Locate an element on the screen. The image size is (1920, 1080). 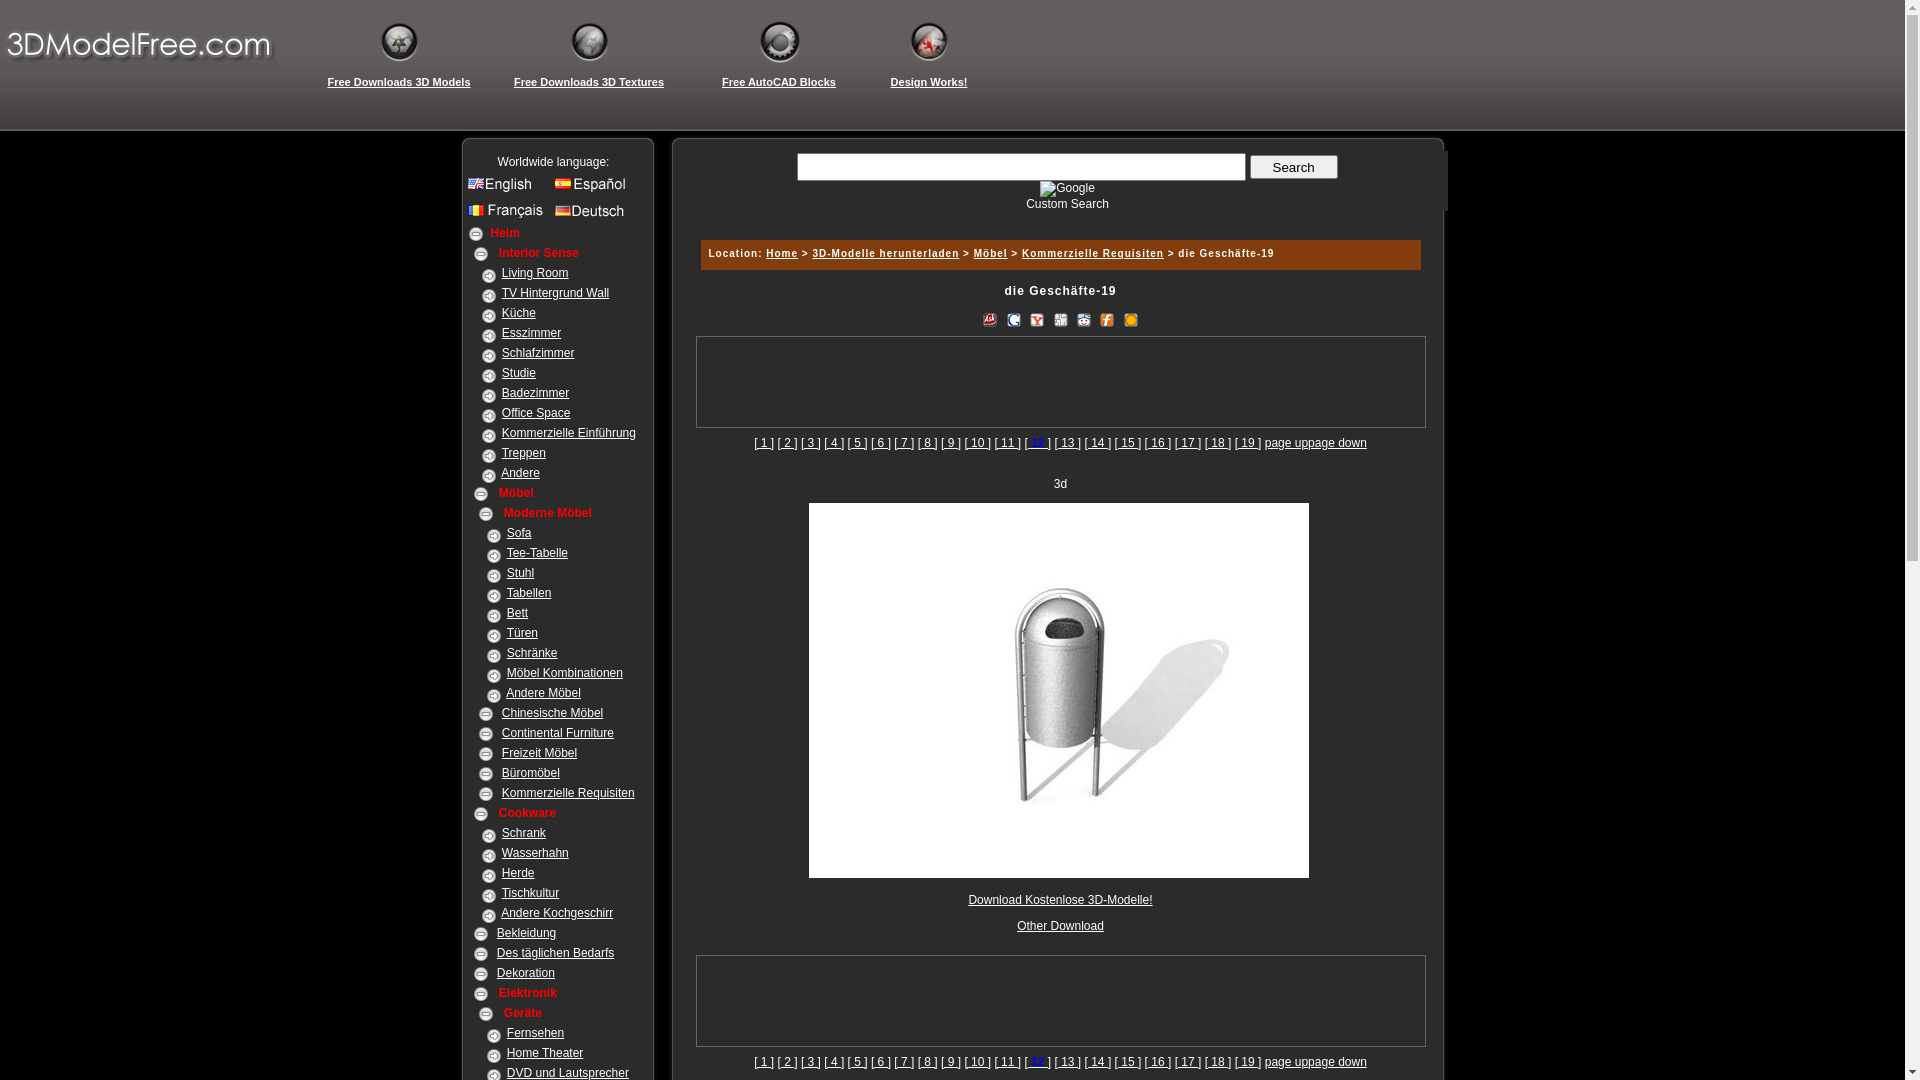
'[ 17 ]' is located at coordinates (1188, 1060).